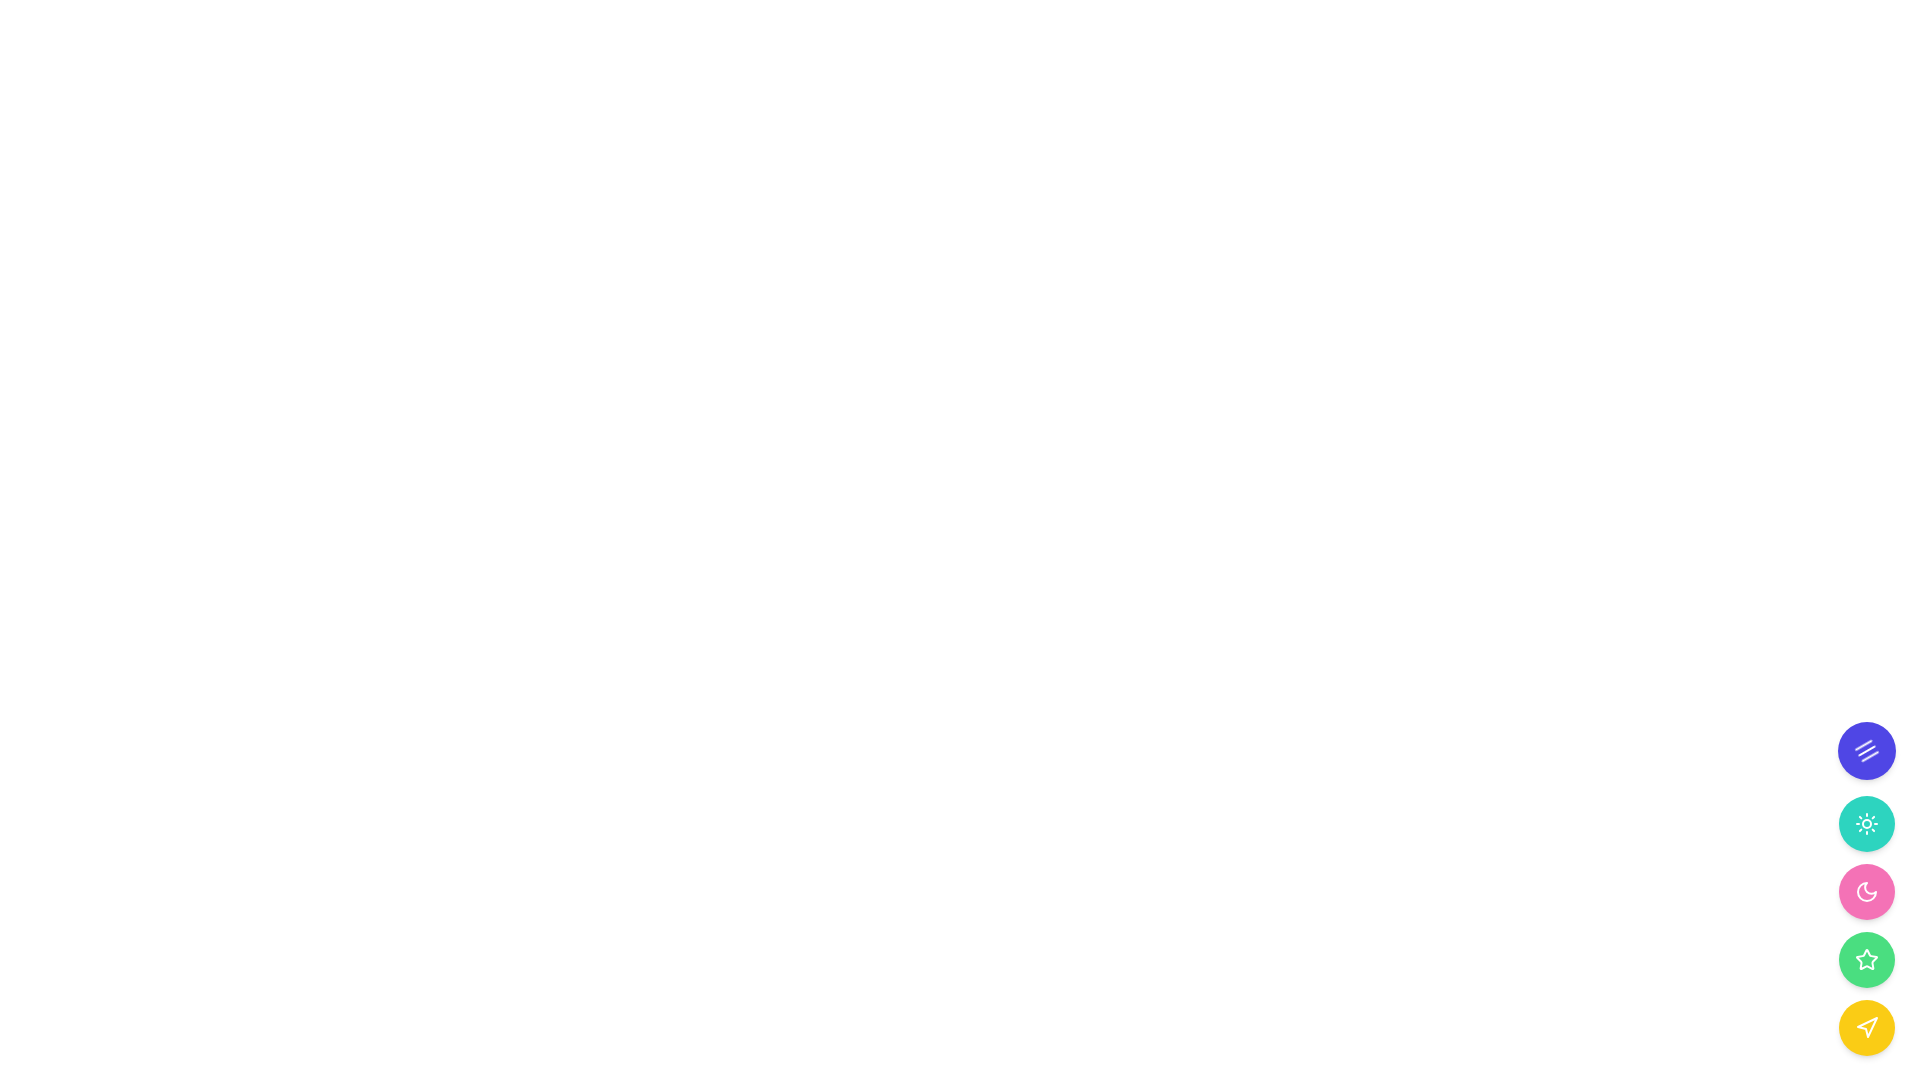 This screenshot has height=1080, width=1920. What do you see at coordinates (1866, 1027) in the screenshot?
I see `the yellow circular button containing the navigation arrow icon, which is the fifth and bottommost item in the vertical action menu on the right side of the interface` at bounding box center [1866, 1027].